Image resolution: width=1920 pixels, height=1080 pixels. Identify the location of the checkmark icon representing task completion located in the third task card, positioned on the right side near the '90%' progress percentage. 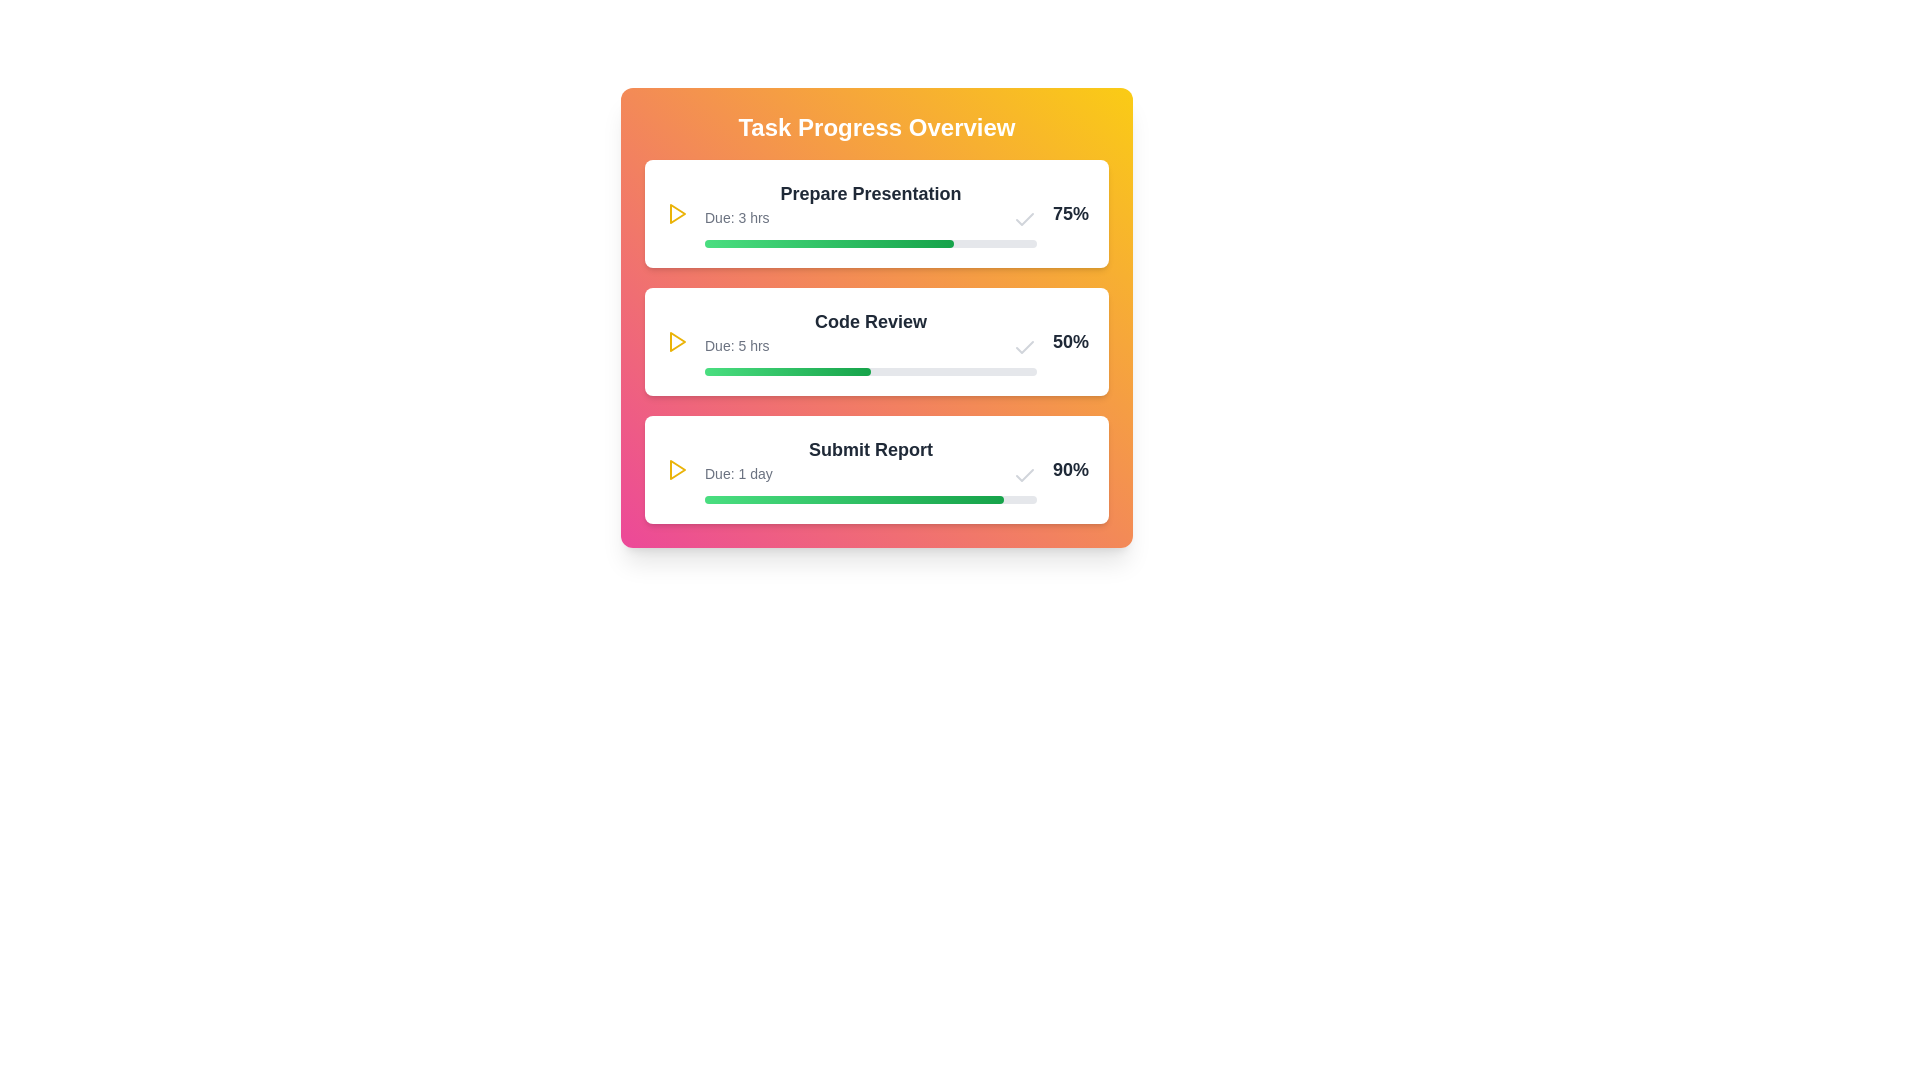
(1024, 346).